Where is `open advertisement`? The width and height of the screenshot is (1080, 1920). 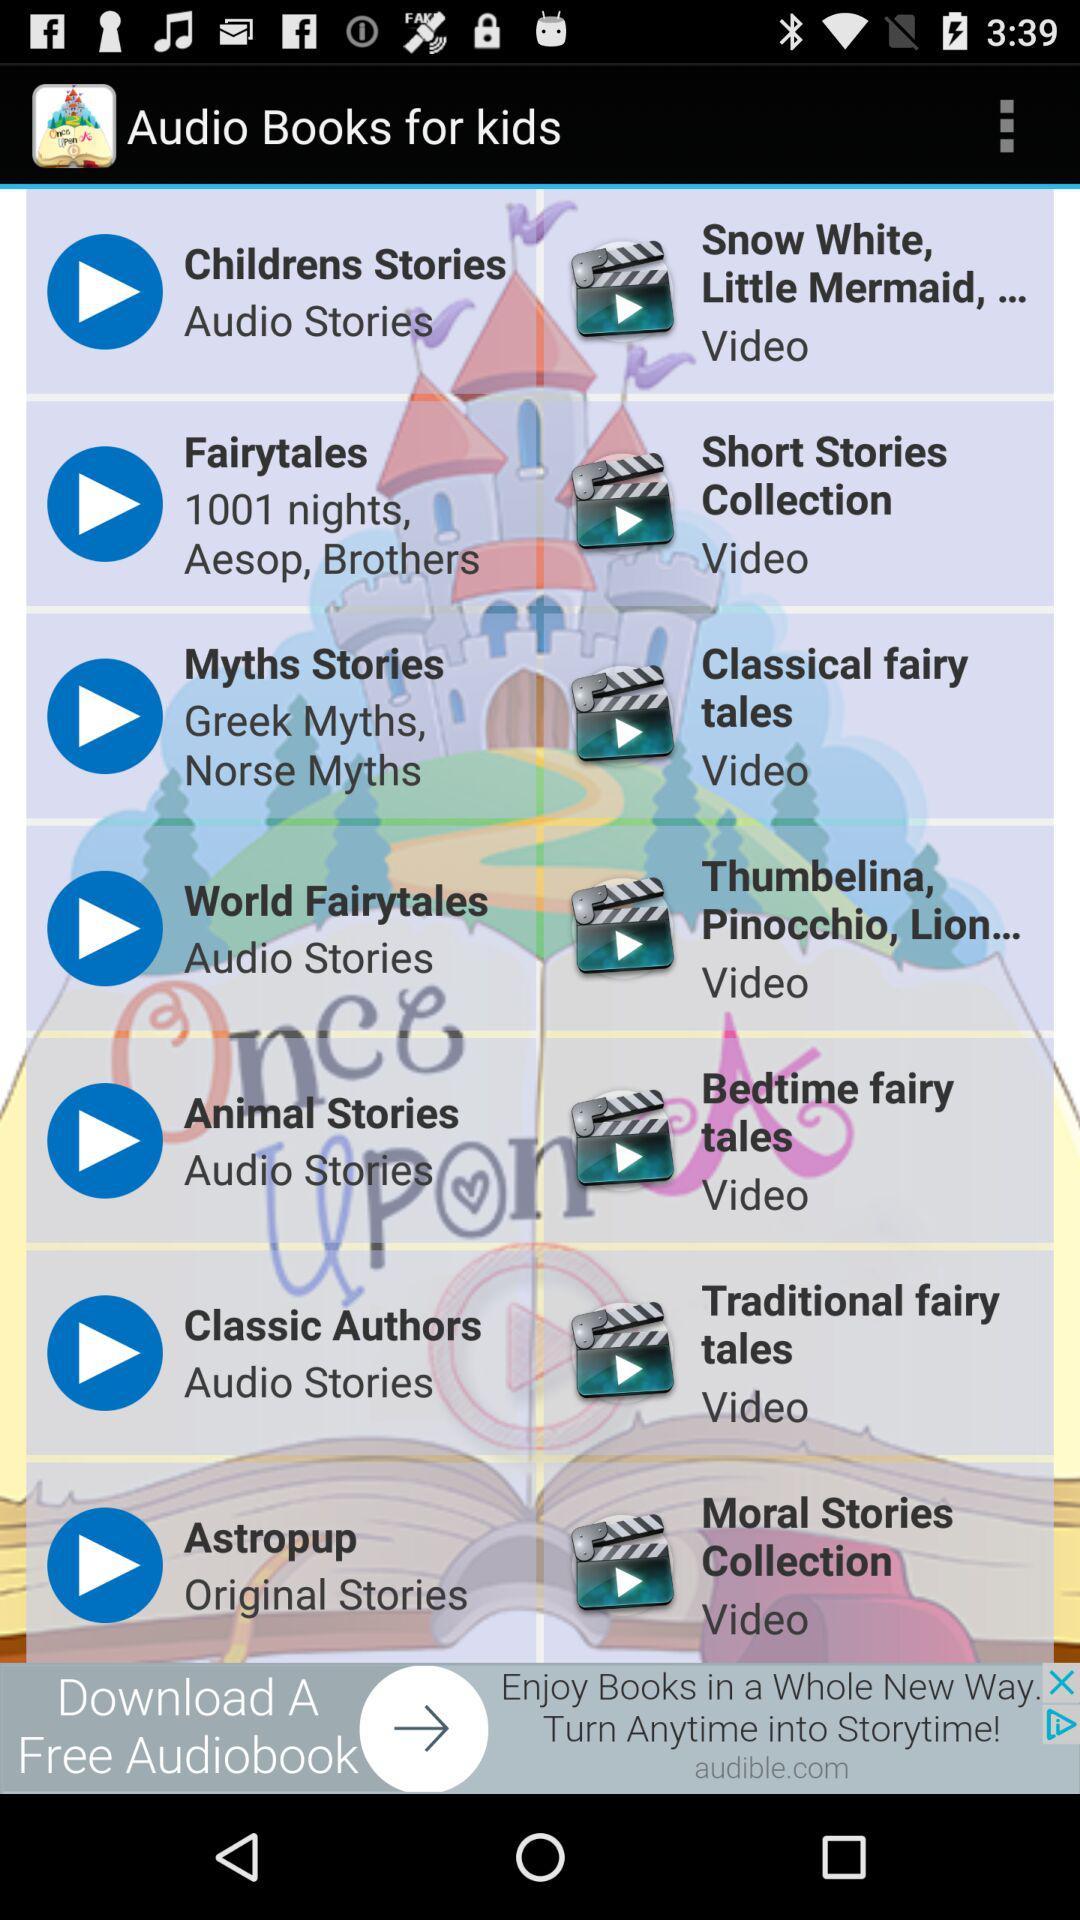
open advertisement is located at coordinates (540, 1727).